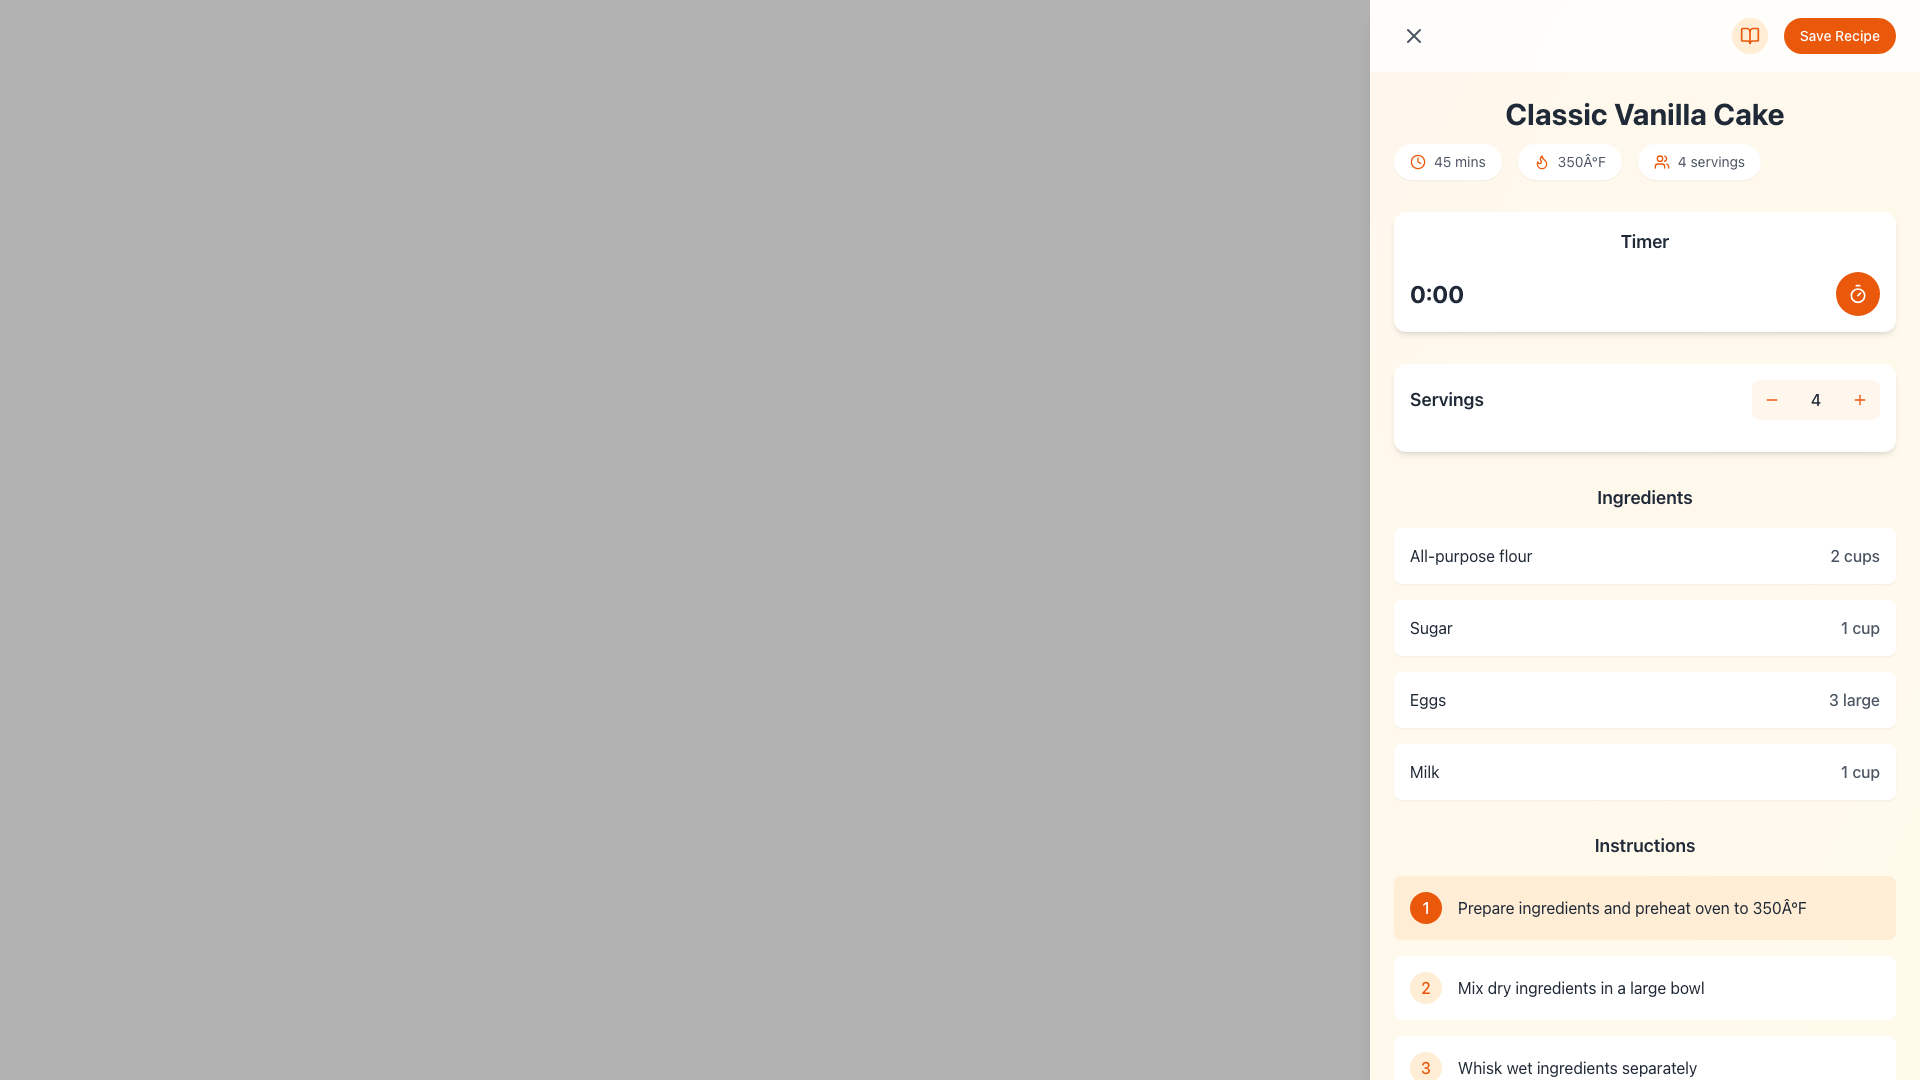 This screenshot has height=1080, width=1920. I want to click on the open book icon located near the top-right corner of the interface, to the left of the 'Save Recipe' button, so click(1748, 35).